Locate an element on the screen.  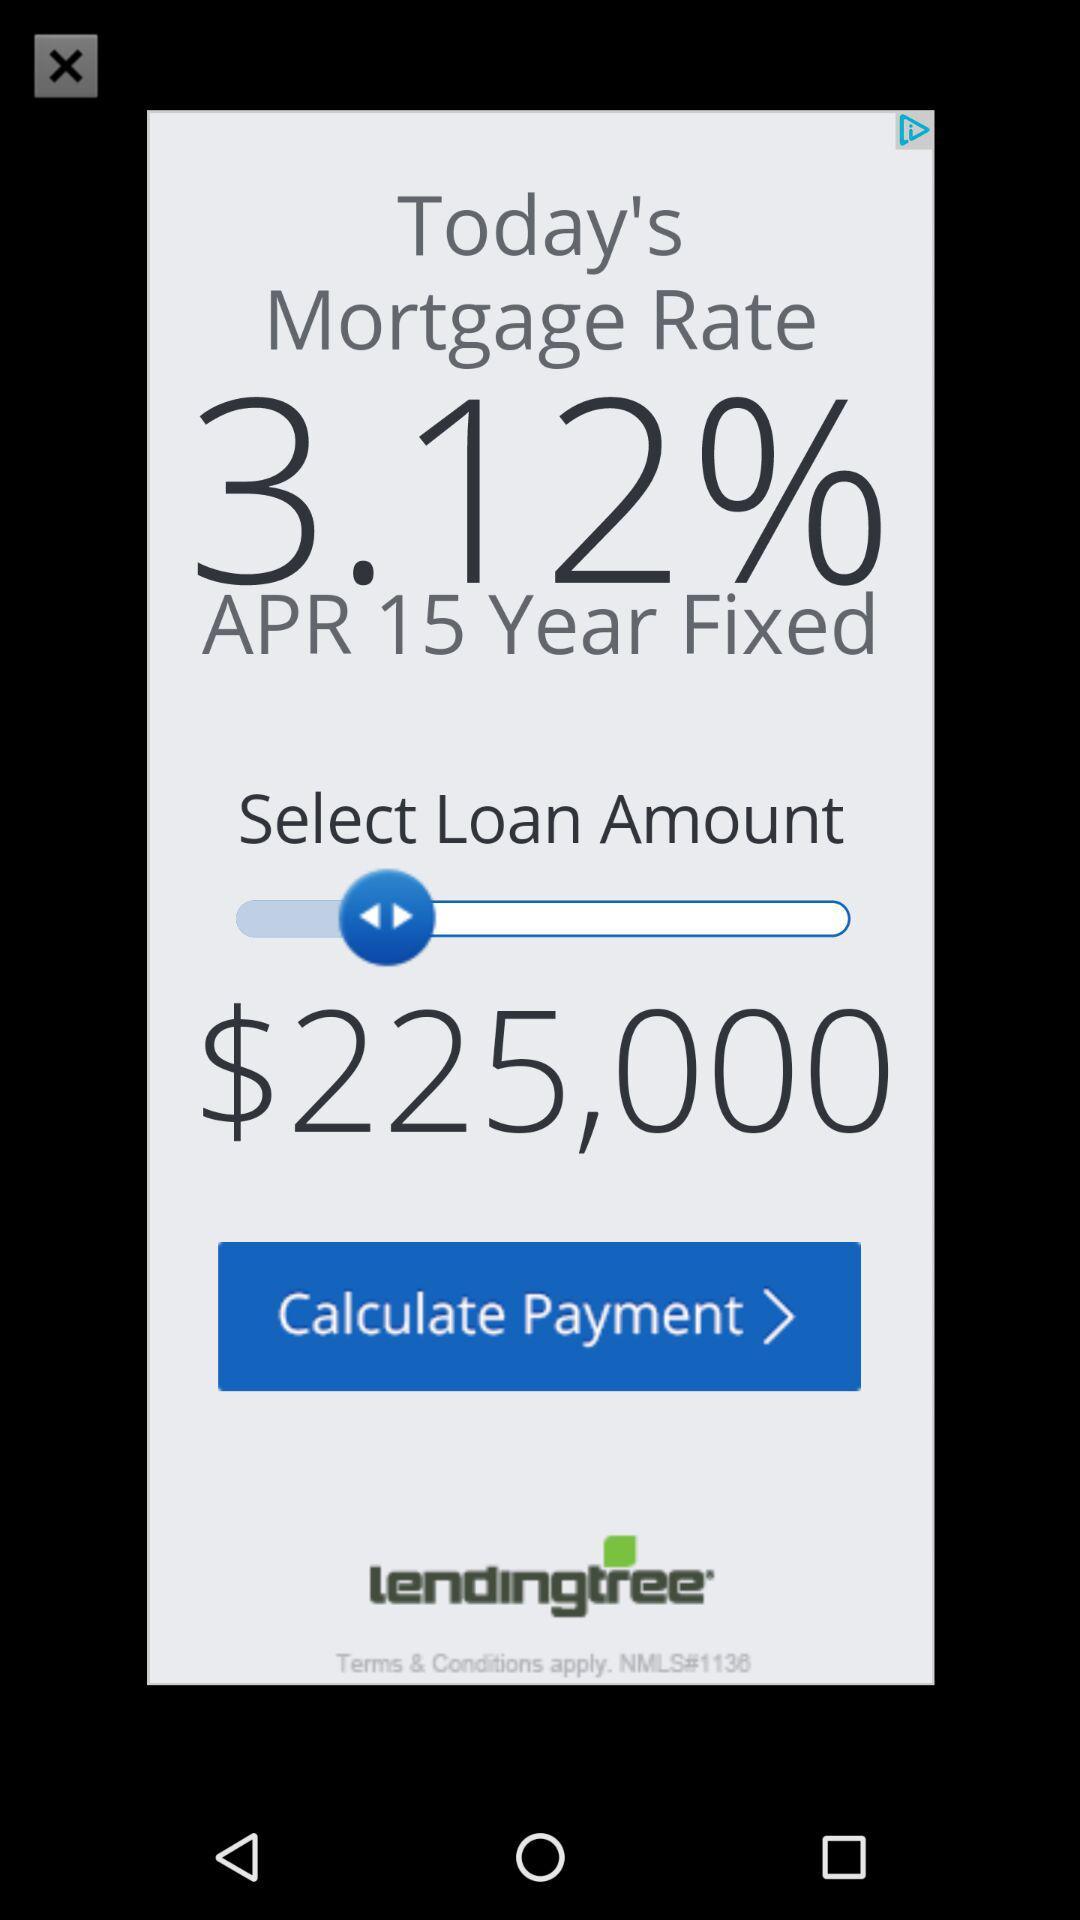
the close icon is located at coordinates (64, 70).